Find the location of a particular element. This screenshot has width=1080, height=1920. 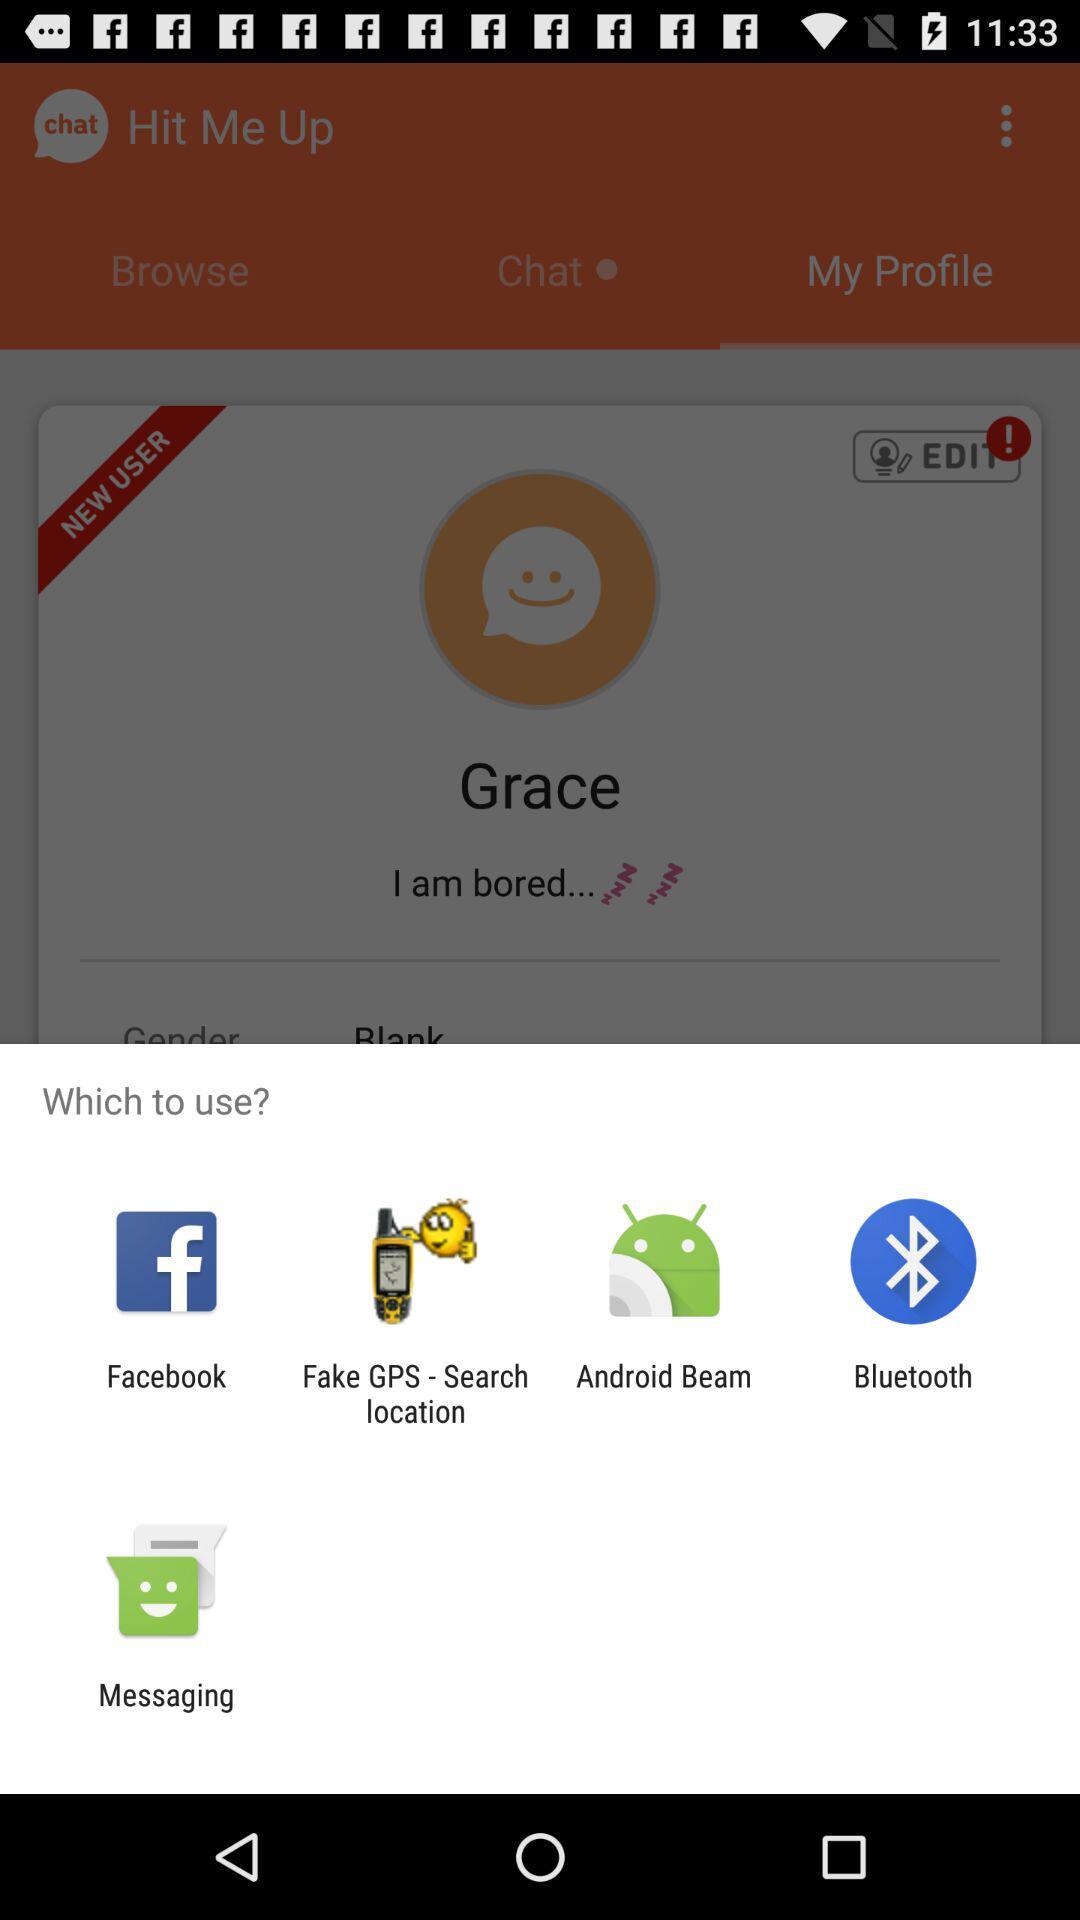

the item next to the android beam app is located at coordinates (913, 1392).